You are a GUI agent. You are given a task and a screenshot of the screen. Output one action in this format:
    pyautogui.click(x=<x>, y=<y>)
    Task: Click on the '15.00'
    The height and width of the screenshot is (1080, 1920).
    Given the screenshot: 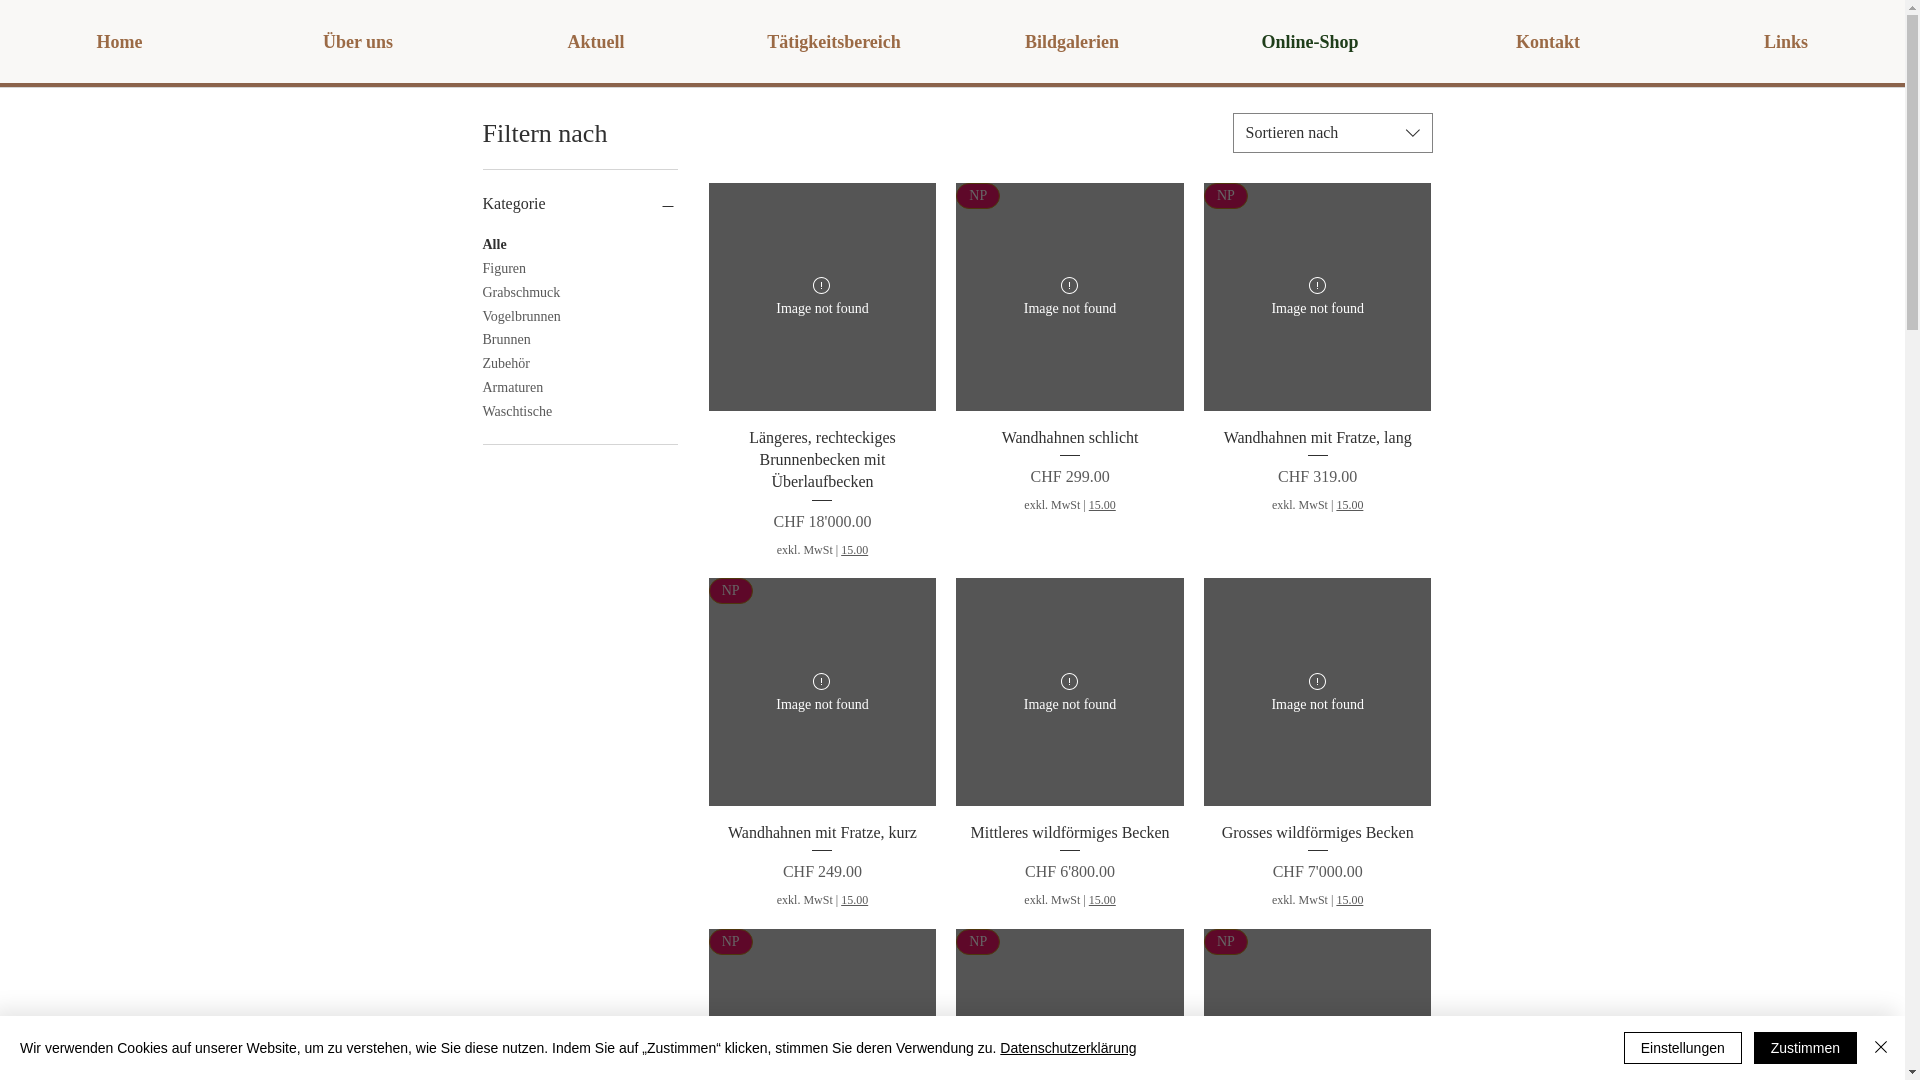 What is the action you would take?
    pyautogui.click(x=854, y=550)
    